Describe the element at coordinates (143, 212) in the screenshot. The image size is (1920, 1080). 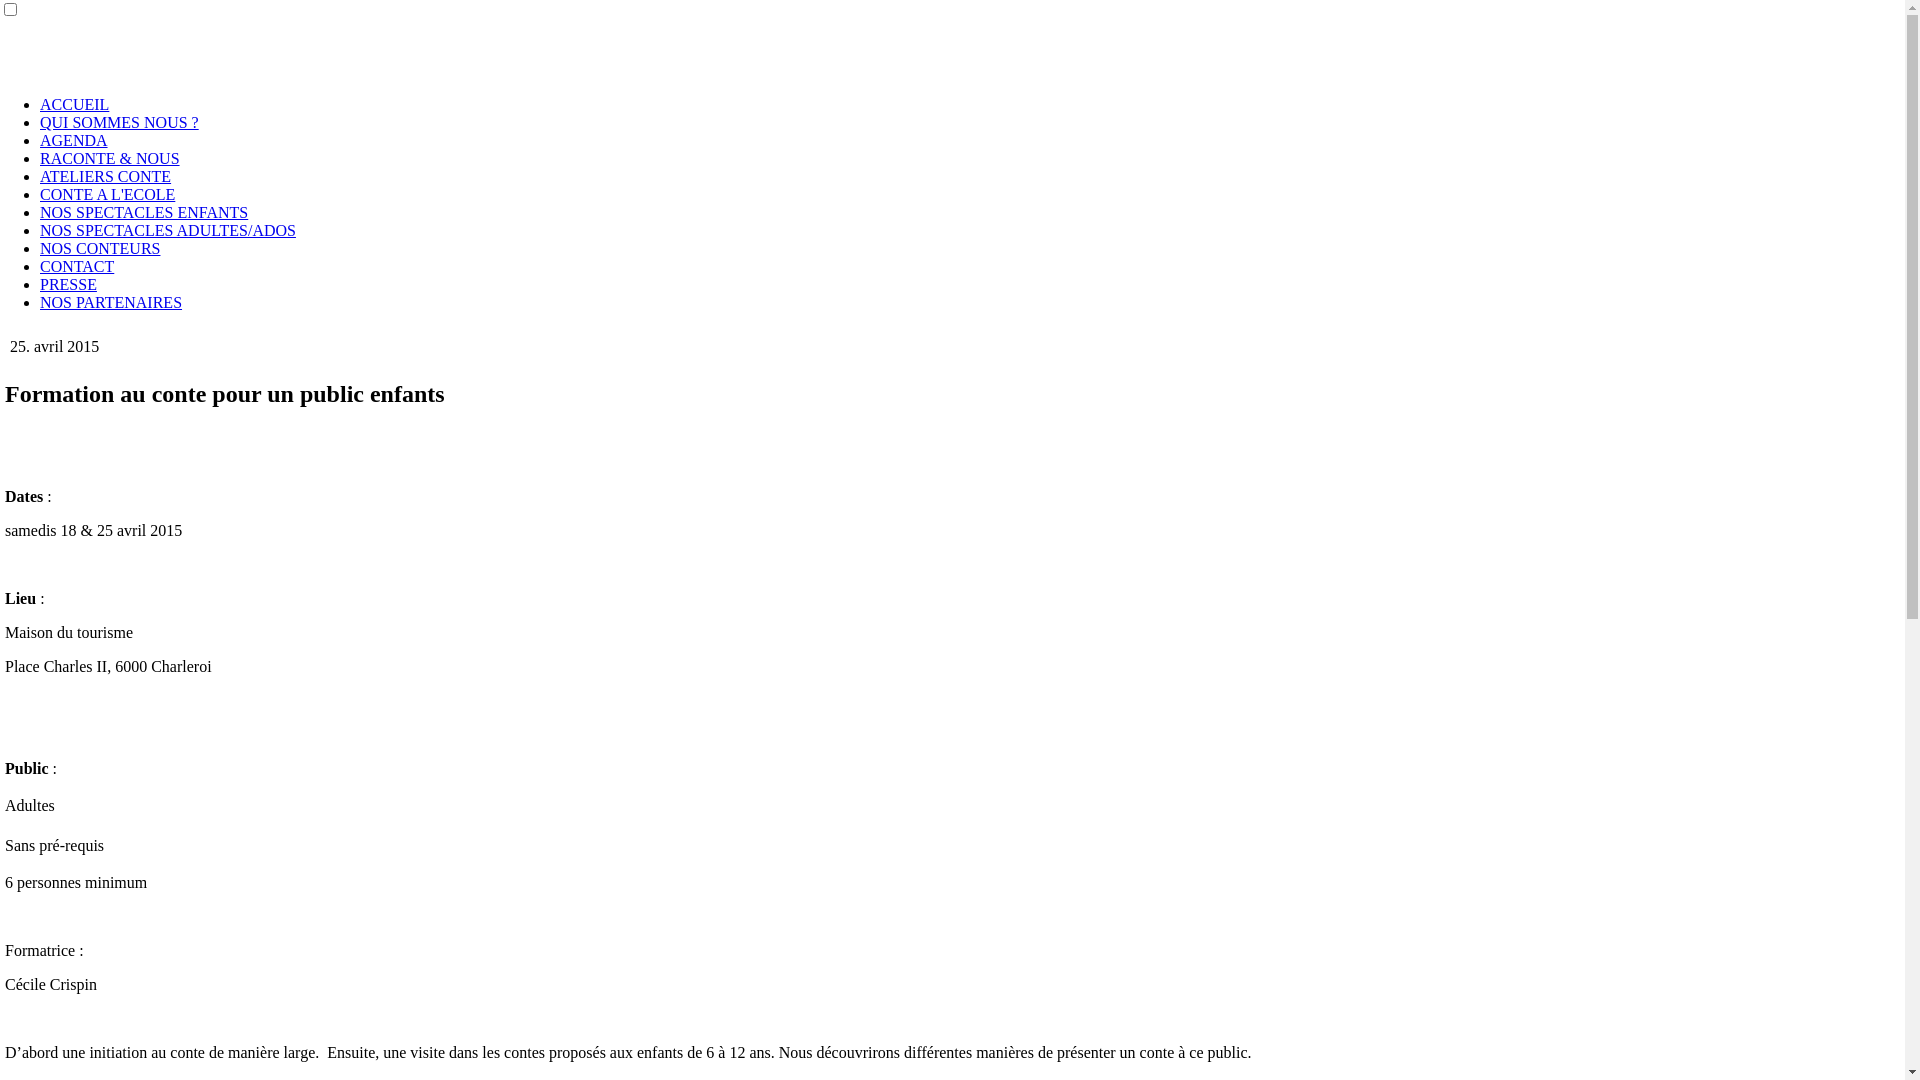
I see `'NOS SPECTACLES ENFANTS'` at that location.